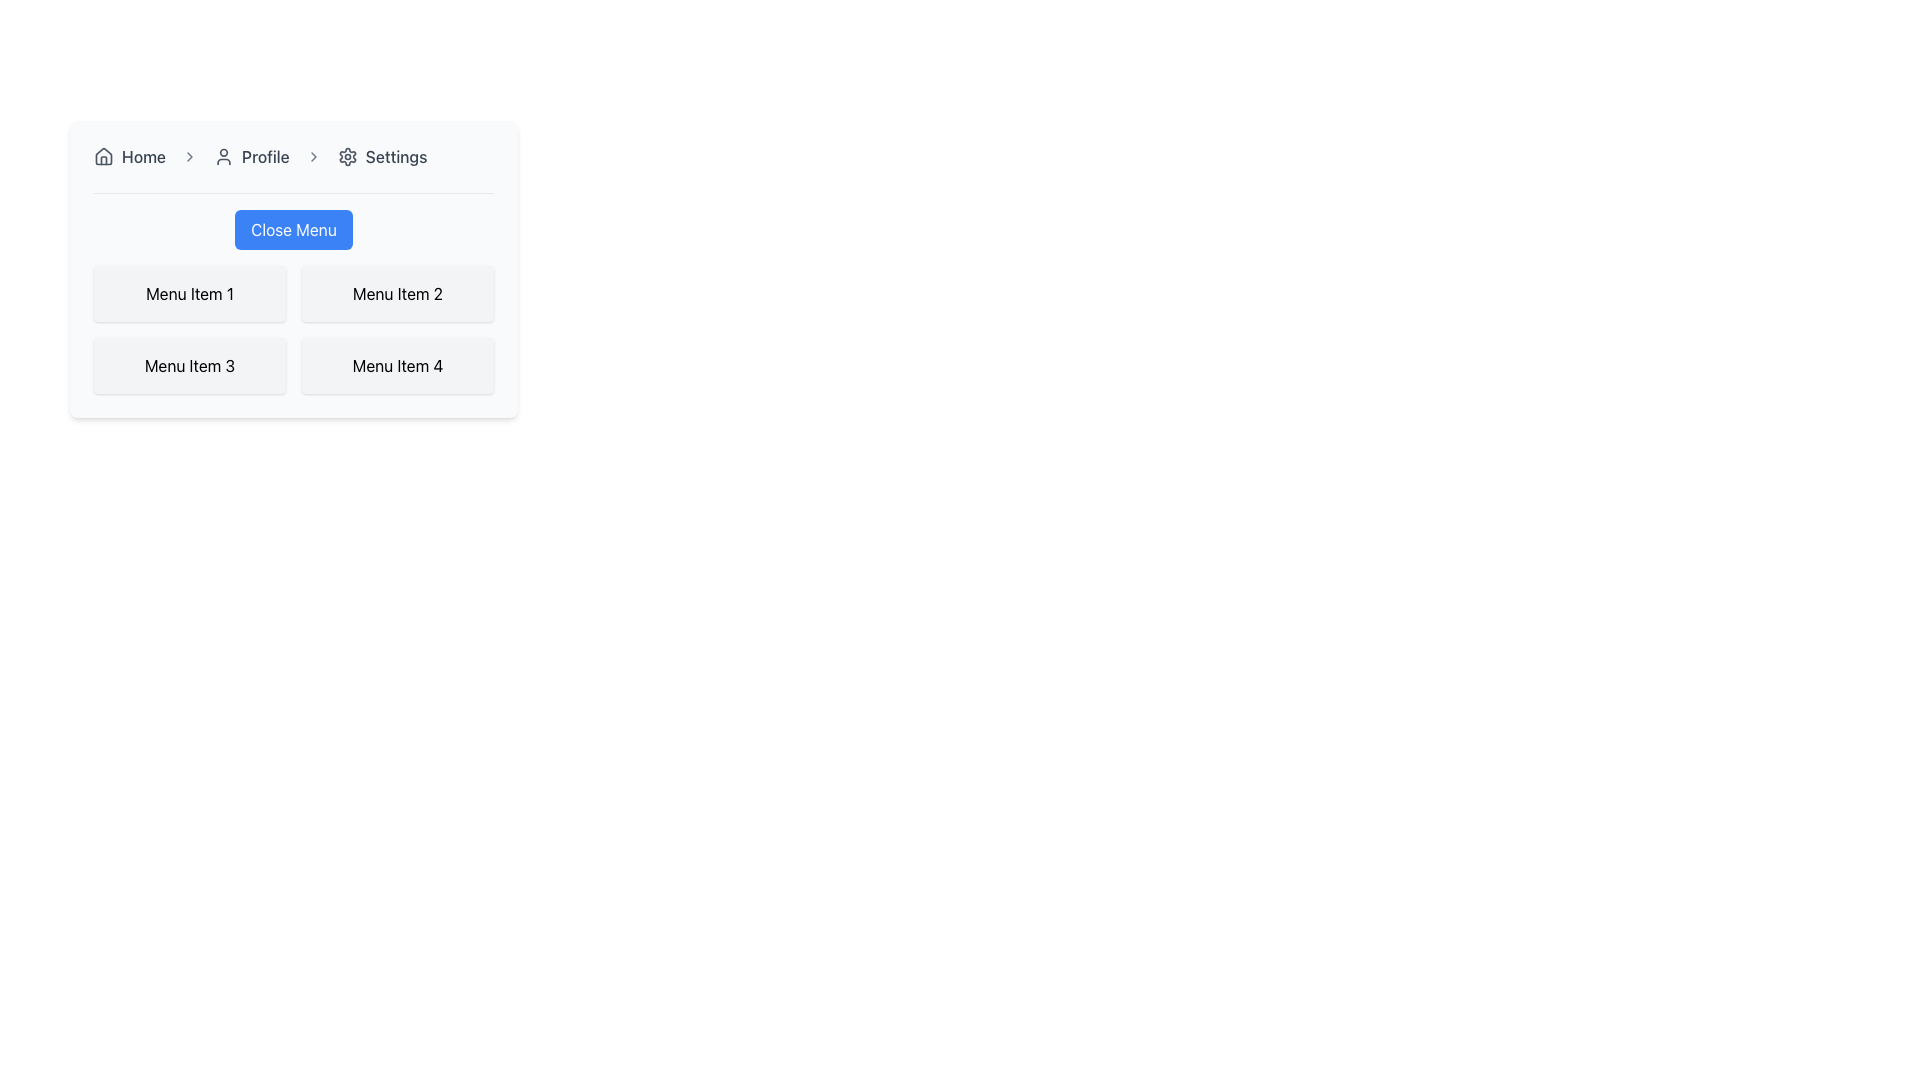 The width and height of the screenshot is (1920, 1080). Describe the element at coordinates (396, 156) in the screenshot. I see `the 'Settings' text label in the breadcrumb navigation area, which is the fourth item indicating the current page or a clickable link to navigate to the 'Settings' page` at that location.